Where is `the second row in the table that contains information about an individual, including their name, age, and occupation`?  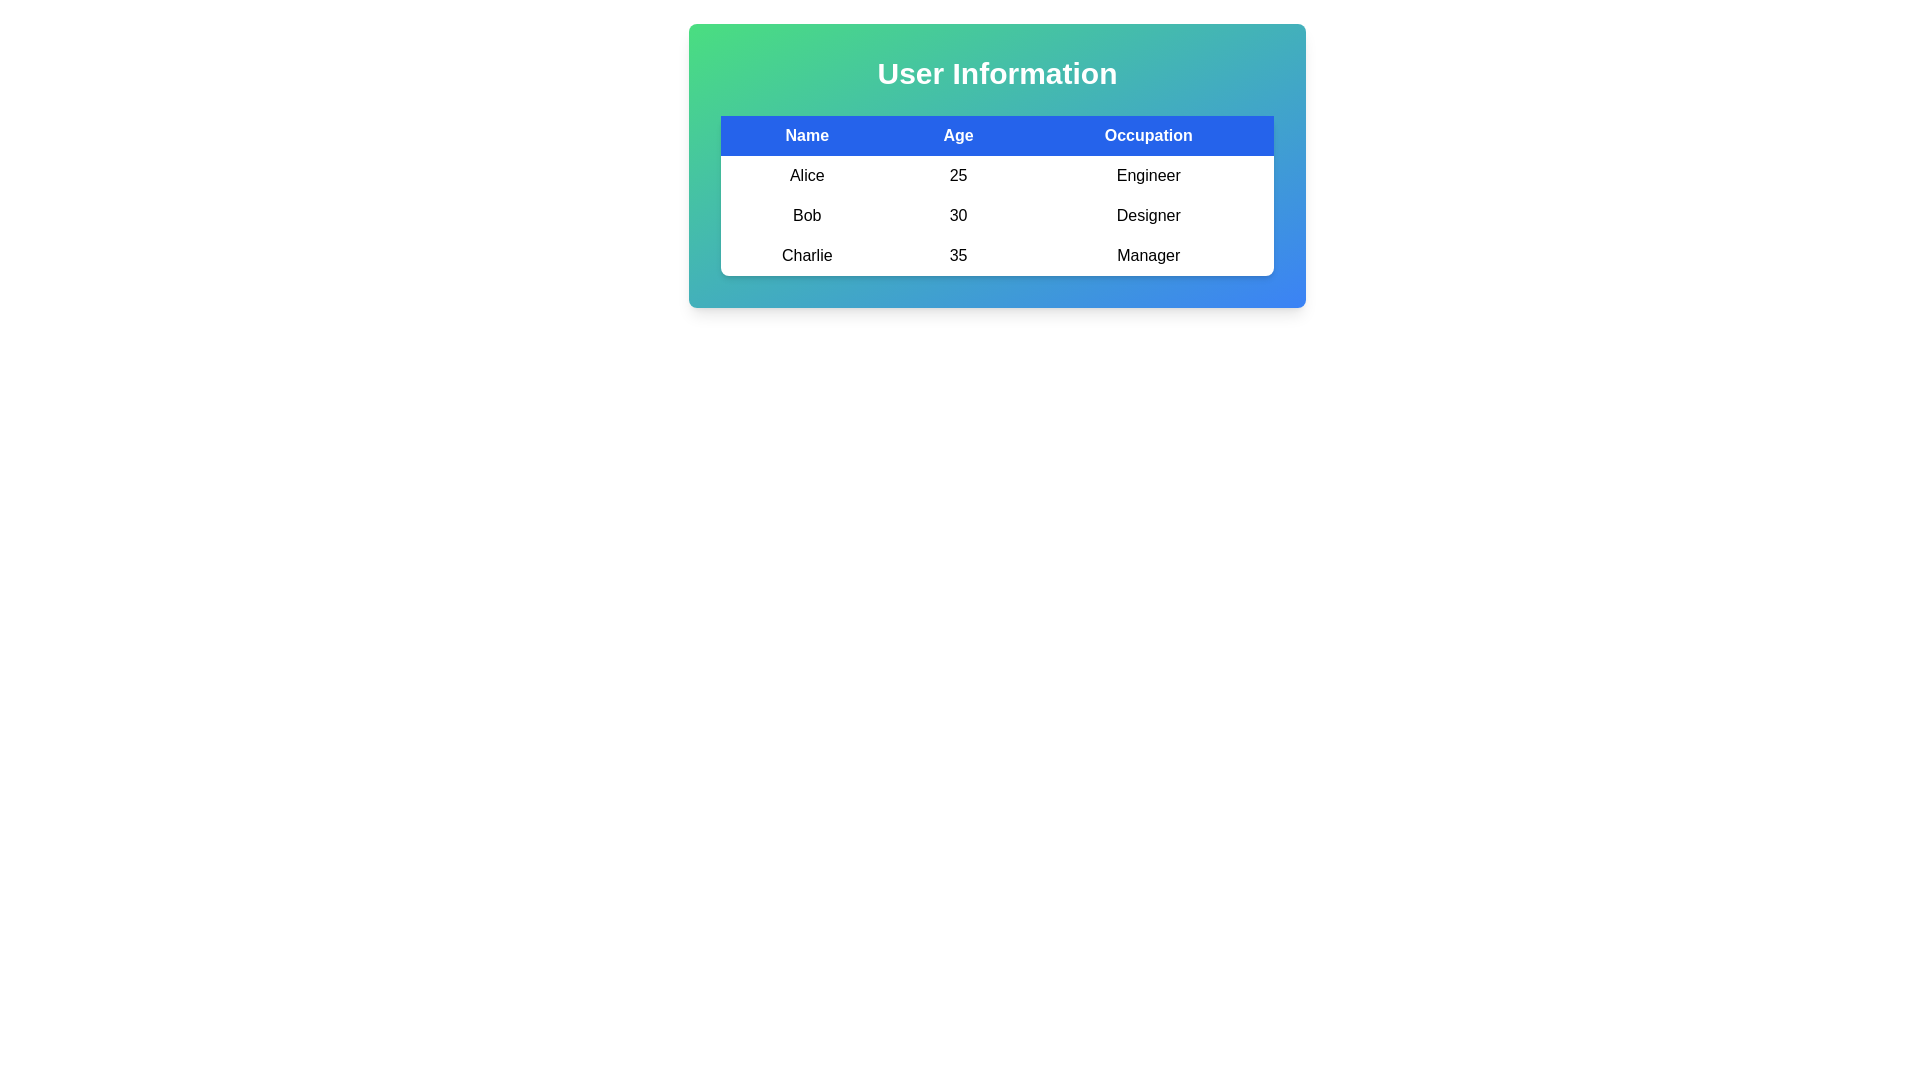 the second row in the table that contains information about an individual, including their name, age, and occupation is located at coordinates (997, 216).